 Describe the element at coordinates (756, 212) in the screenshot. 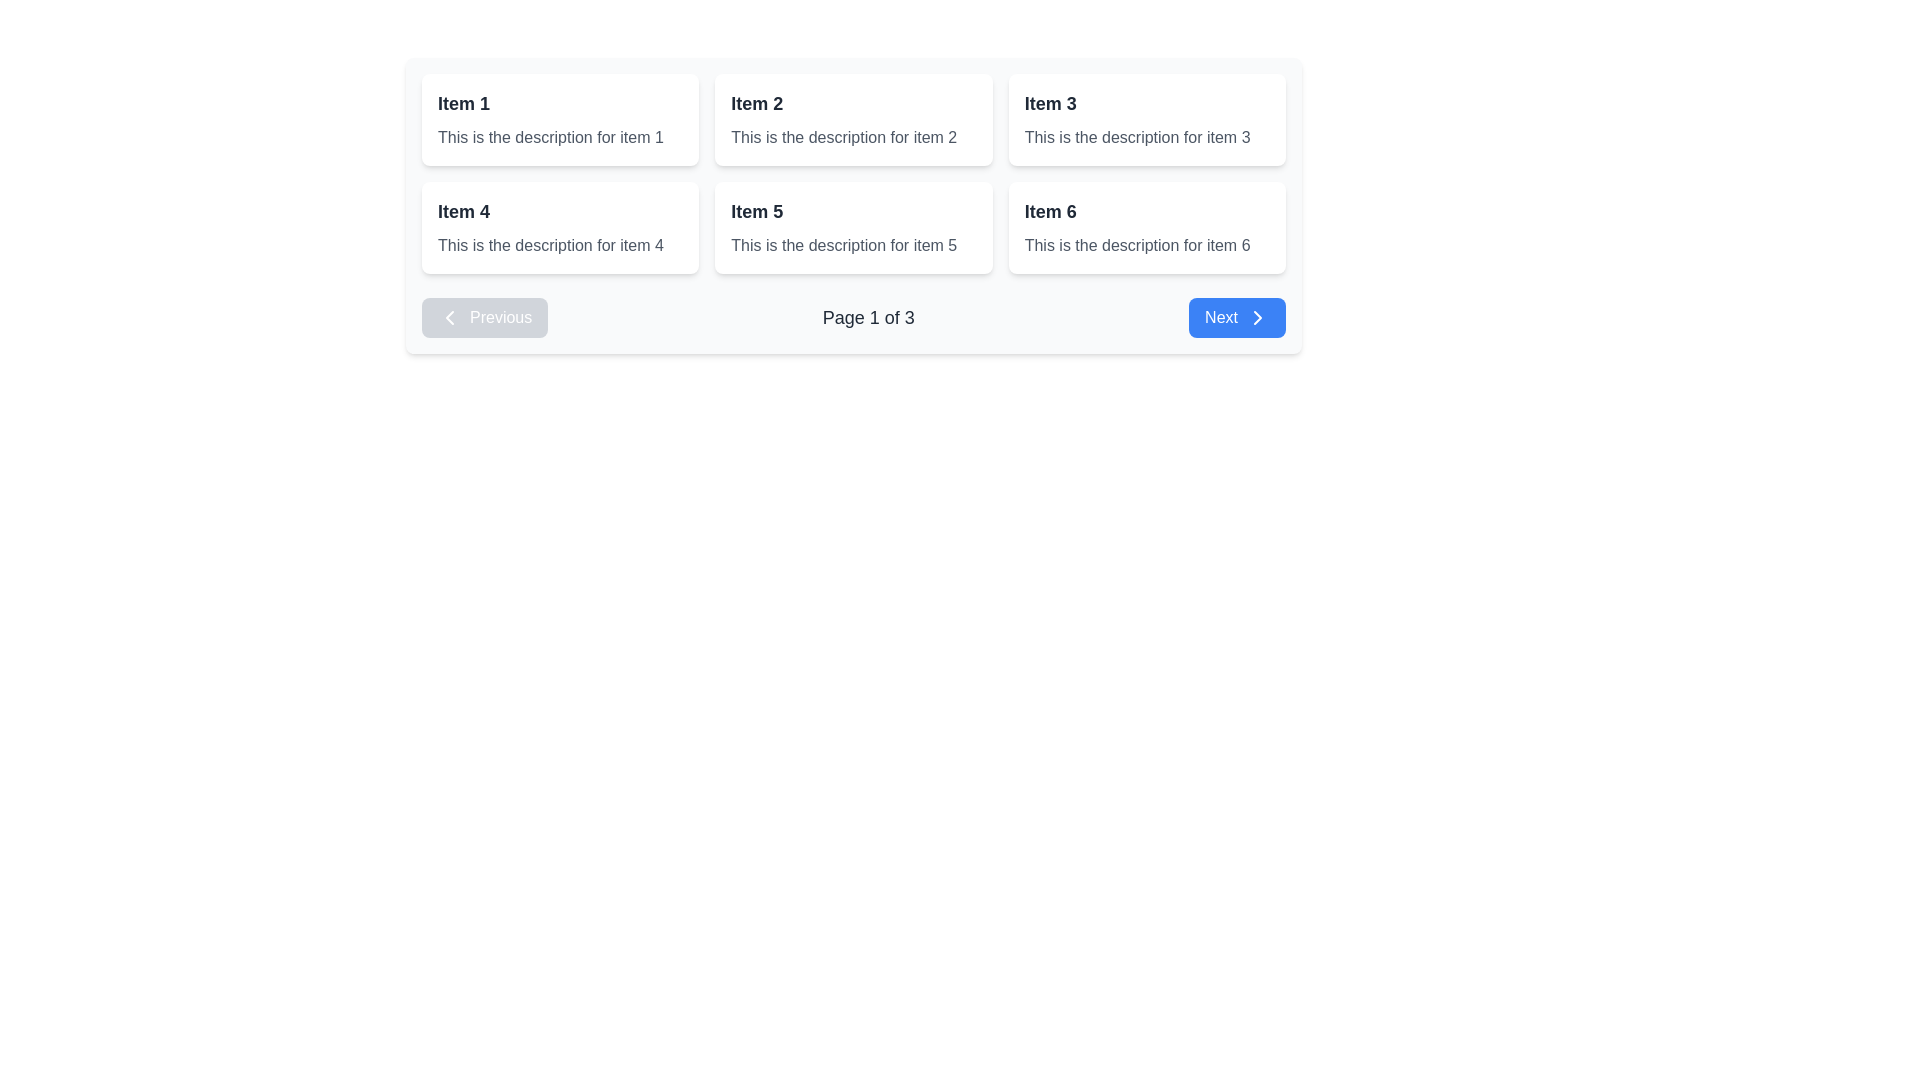

I see `the static text label with bold and large 'Item 5' in dark gray, located in the second row, first column of a grid layout within a white card` at that location.